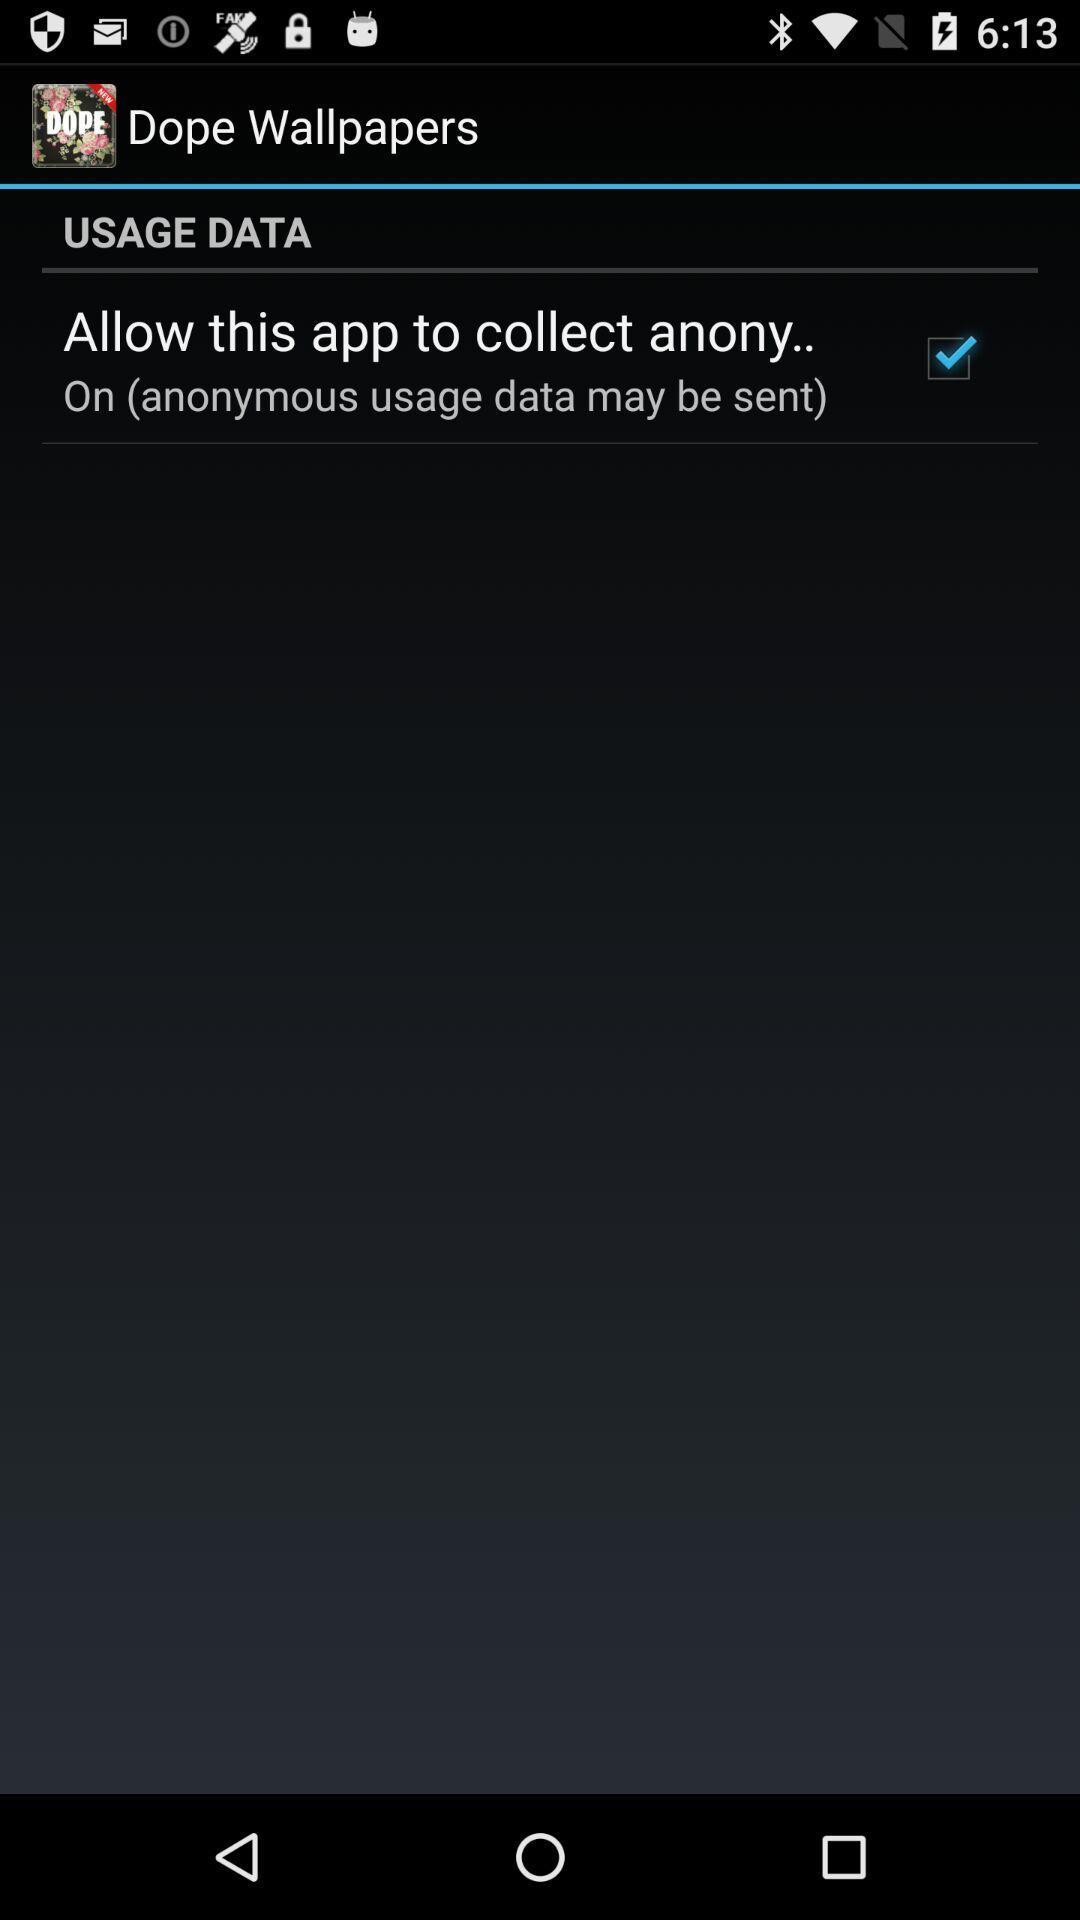 This screenshot has width=1080, height=1920. Describe the element at coordinates (947, 358) in the screenshot. I see `app to the right of allow this app icon` at that location.